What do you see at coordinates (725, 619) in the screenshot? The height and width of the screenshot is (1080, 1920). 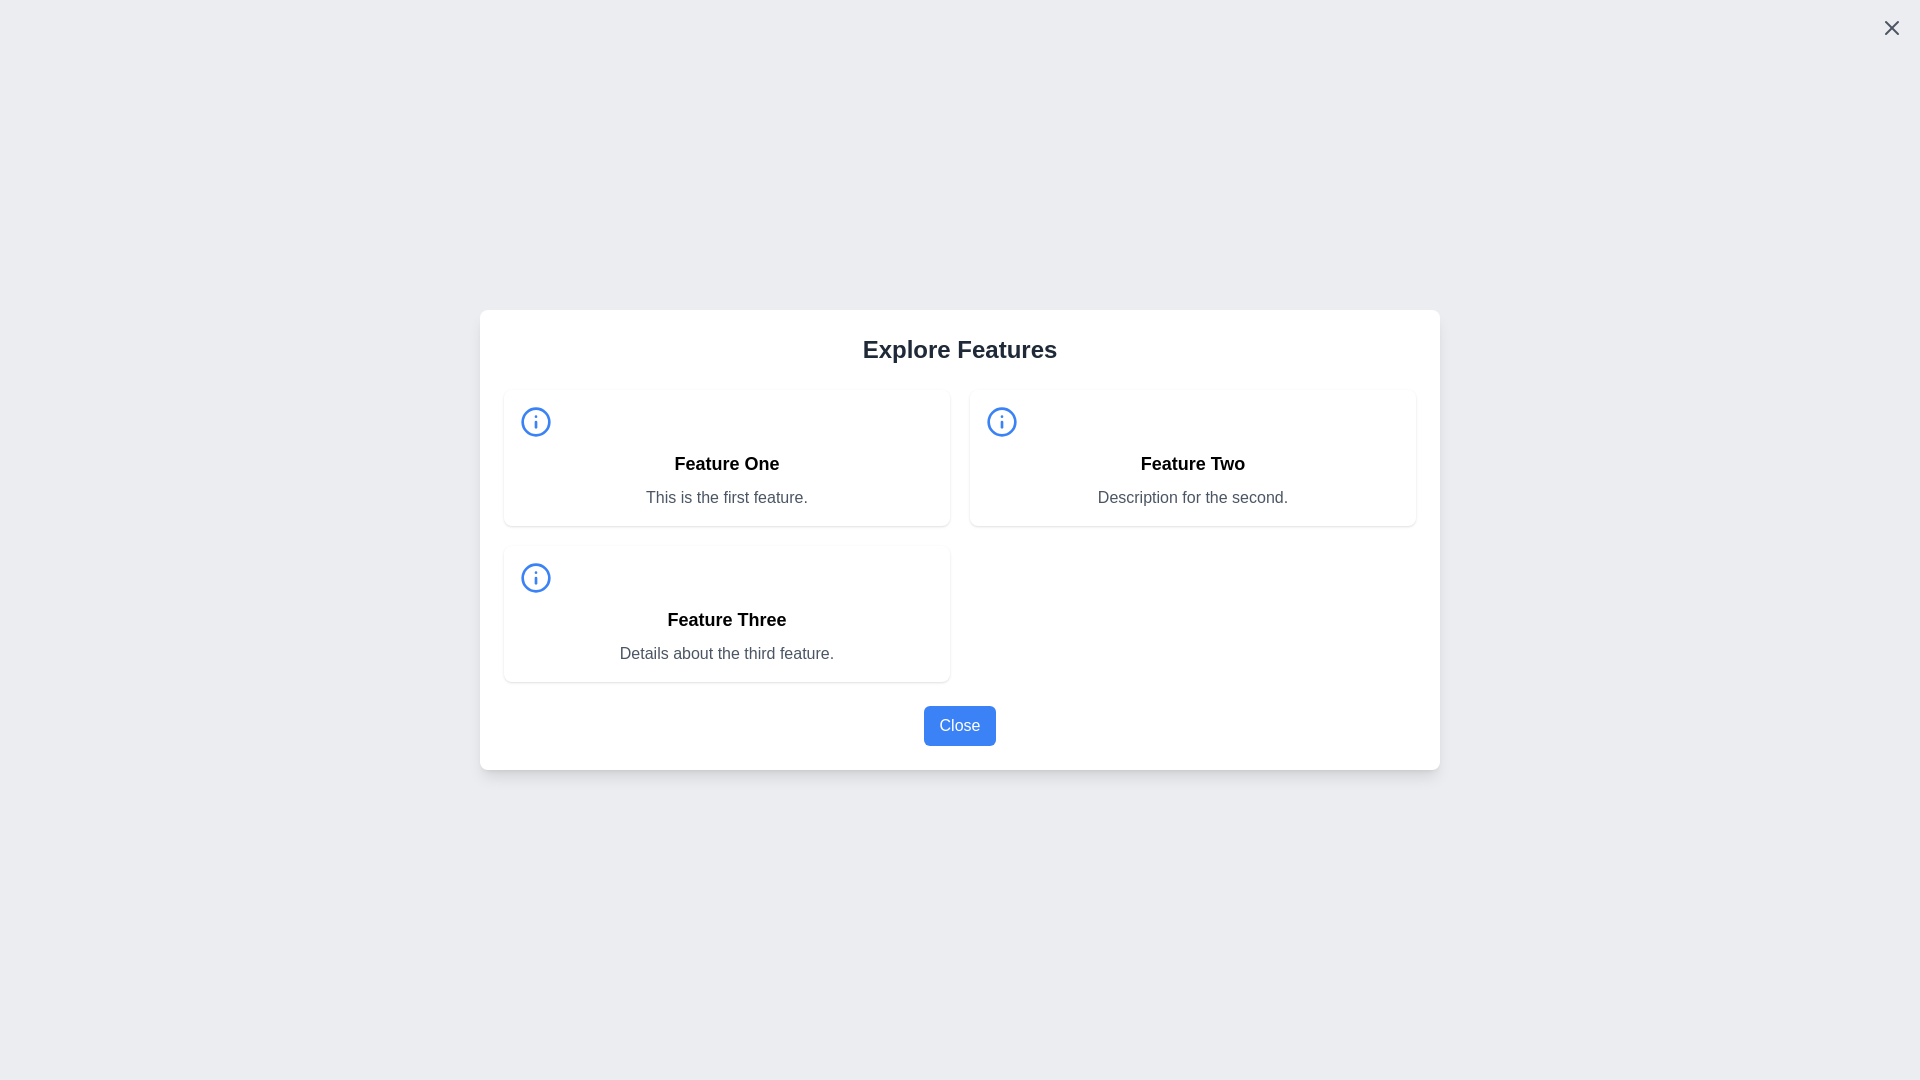 I see `the title text of the third feature in the 'Explore Features' interface to associate it with its description below` at bounding box center [725, 619].